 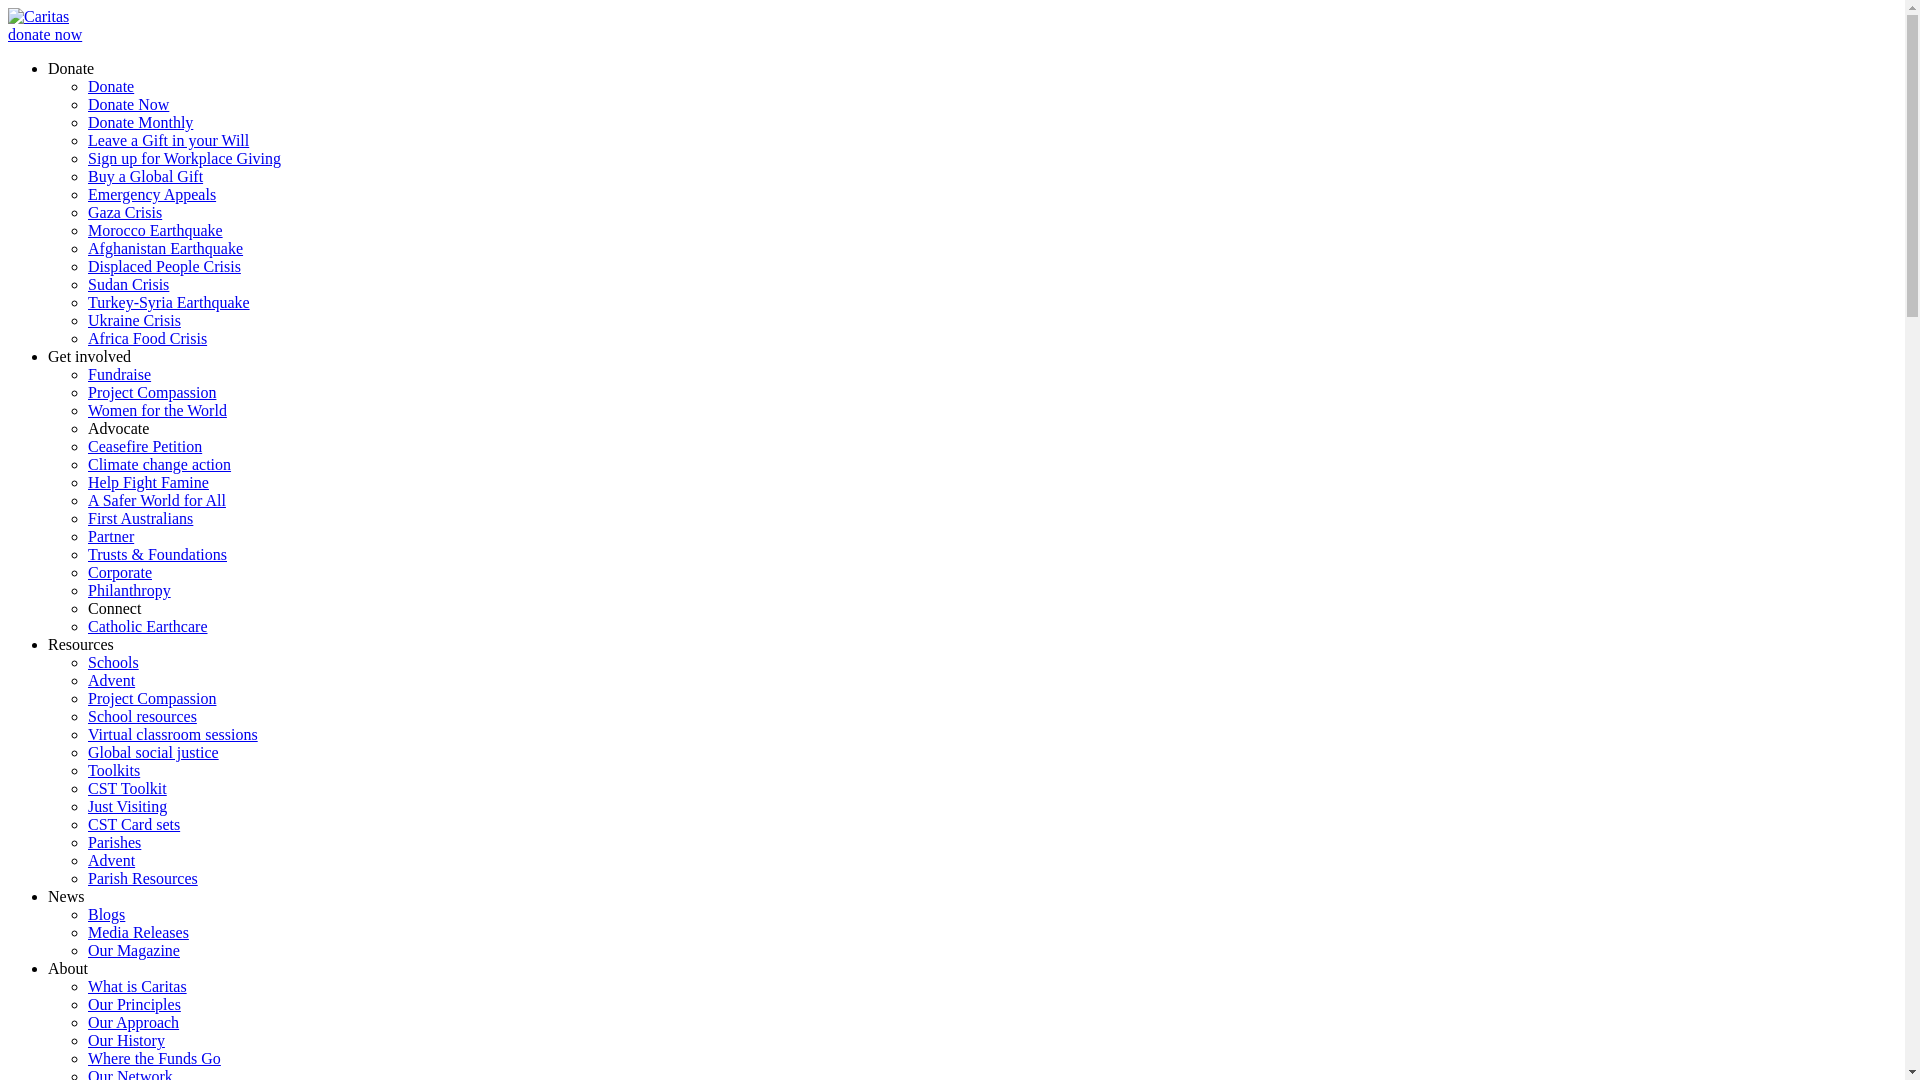 I want to click on 'A Safer World for All', so click(x=156, y=499).